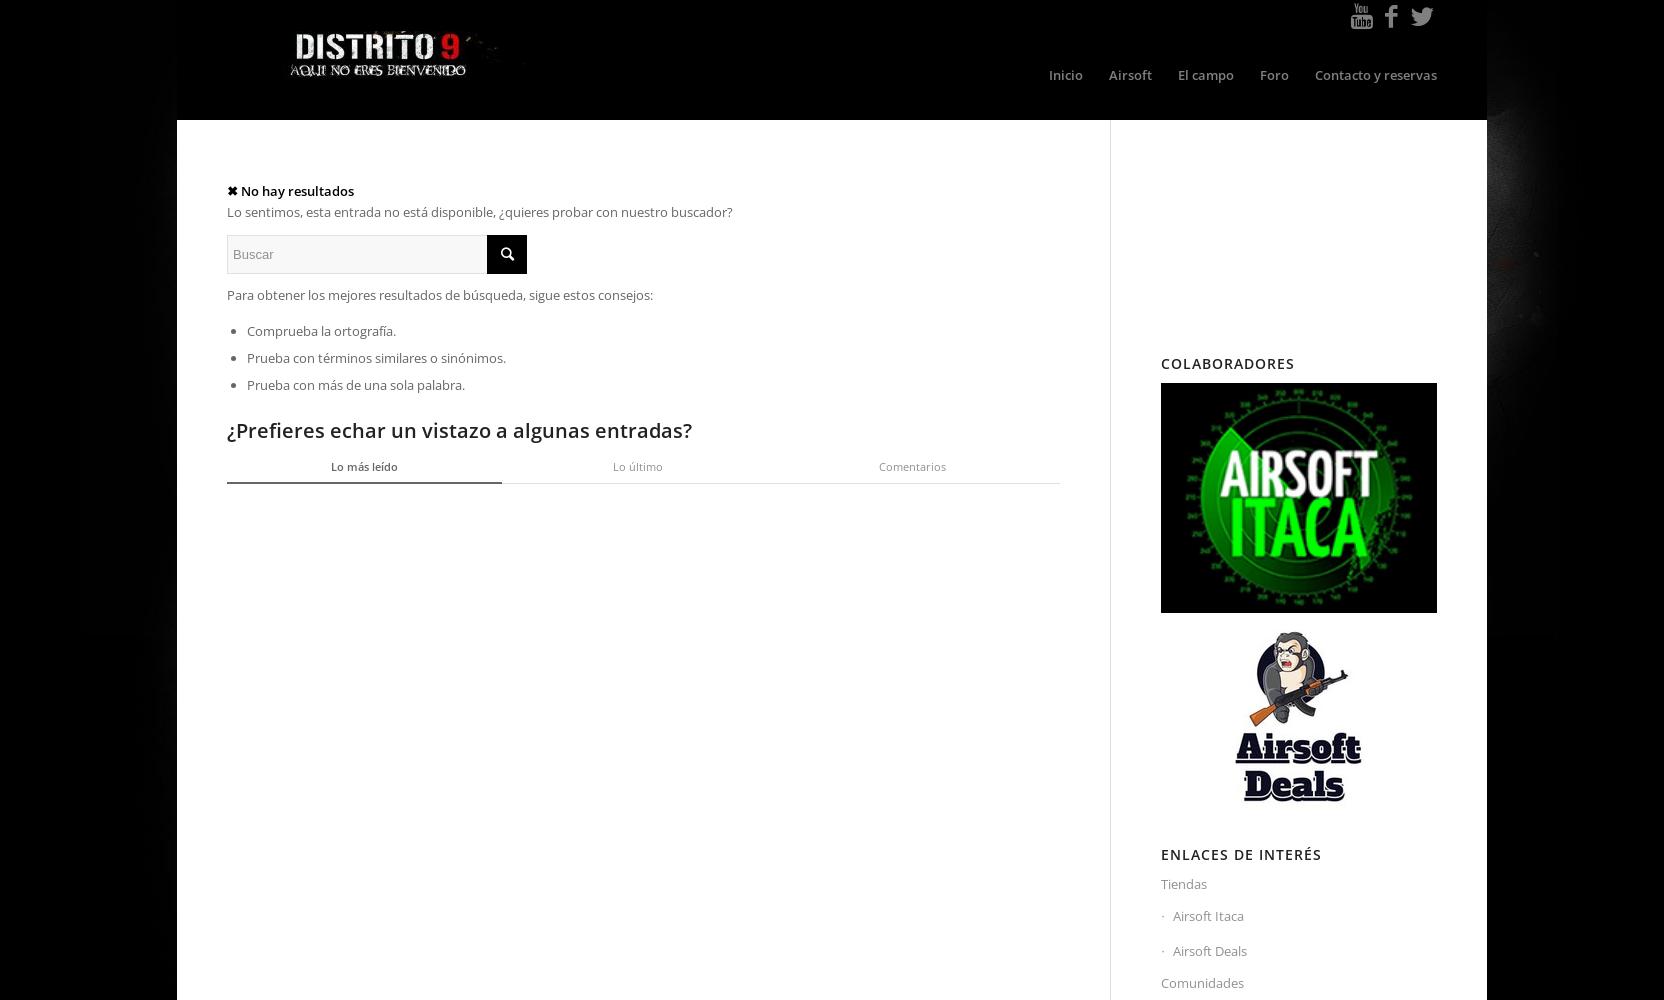 This screenshot has width=1664, height=1000. What do you see at coordinates (1241, 852) in the screenshot?
I see `'Enlaces de Interés'` at bounding box center [1241, 852].